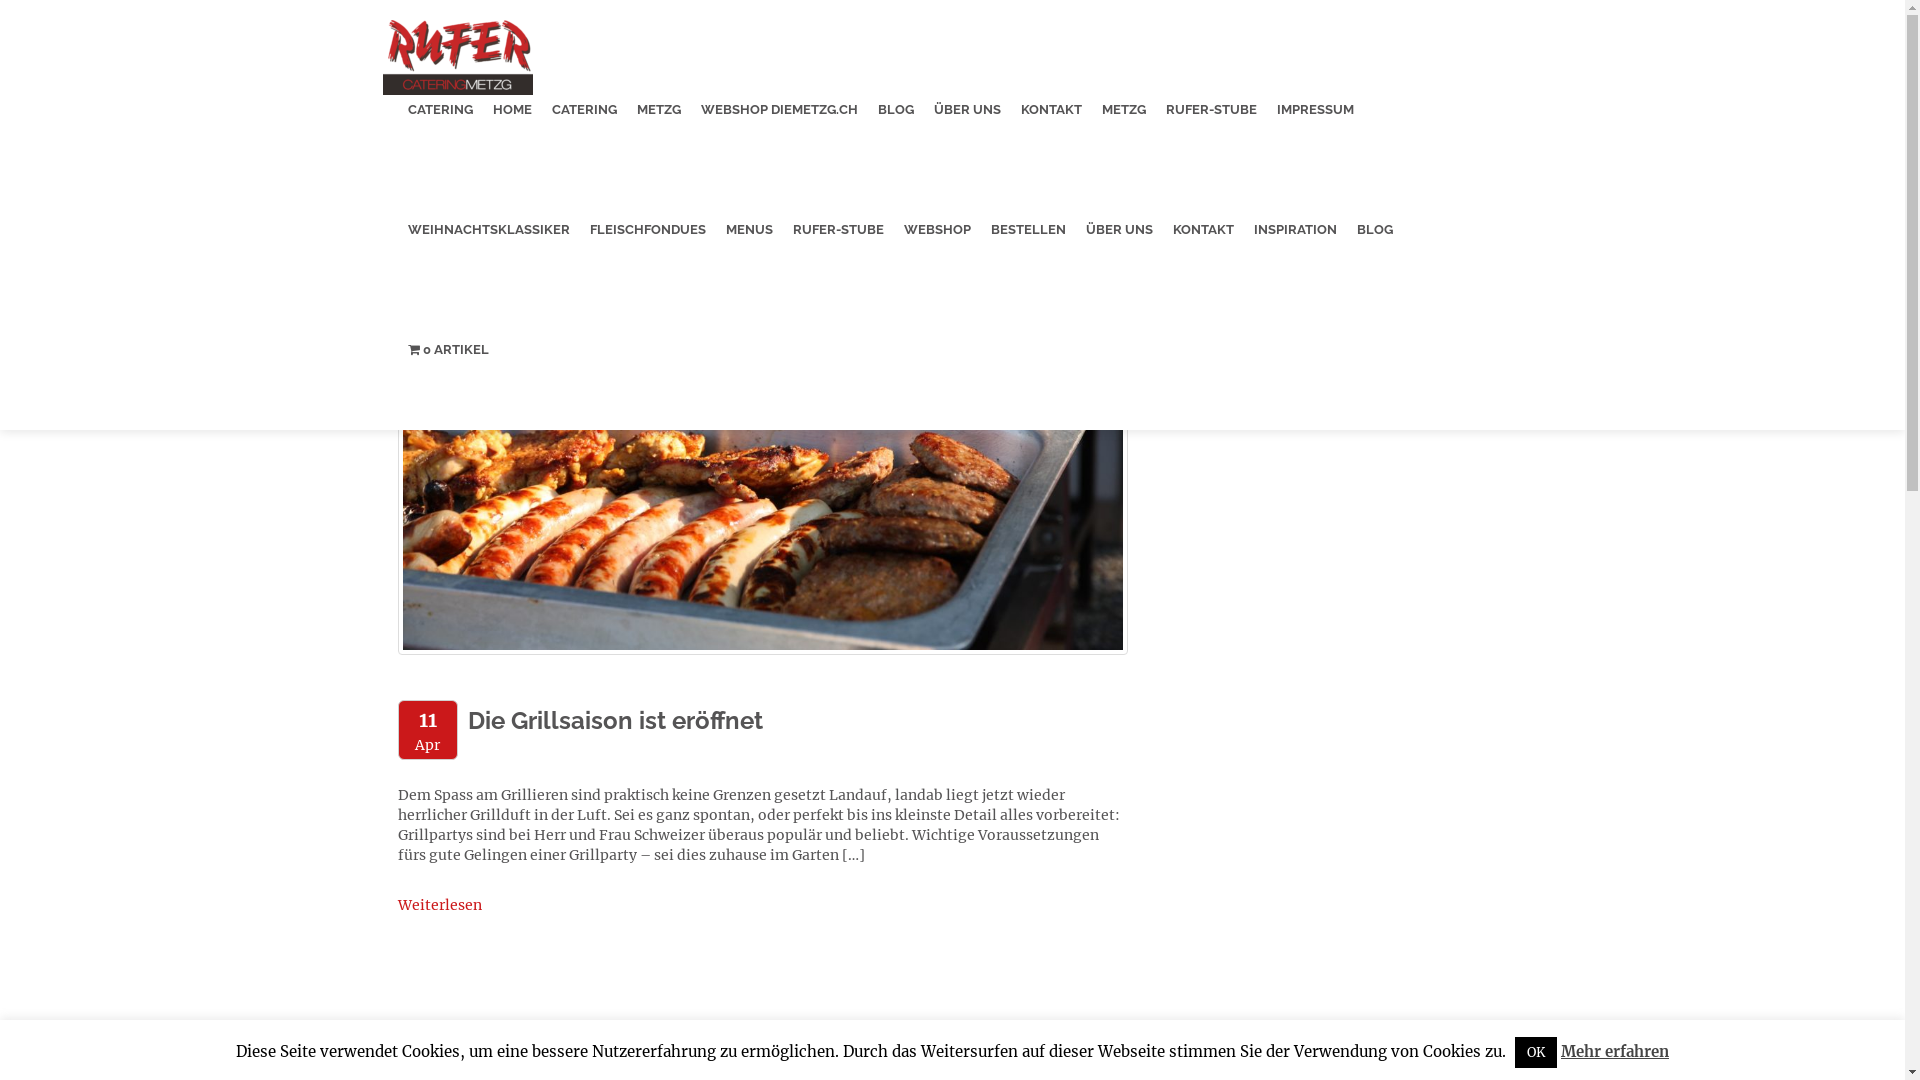  Describe the element at coordinates (511, 110) in the screenshot. I see `'HOME'` at that location.